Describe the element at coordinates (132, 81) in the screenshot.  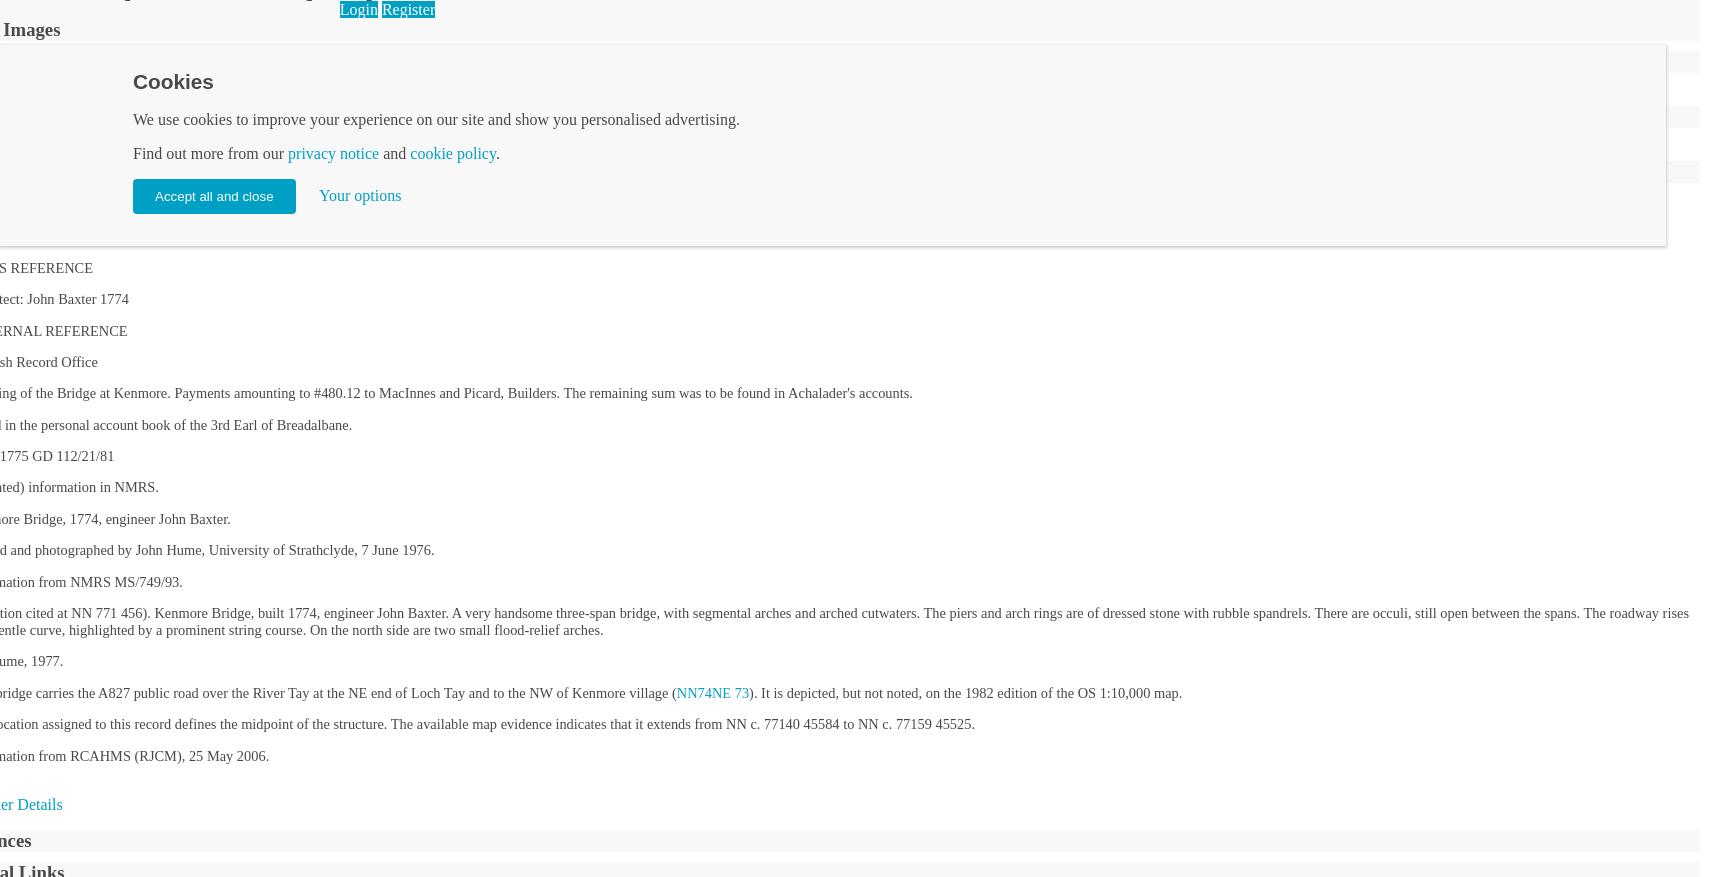
I see `'Cookies'` at that location.